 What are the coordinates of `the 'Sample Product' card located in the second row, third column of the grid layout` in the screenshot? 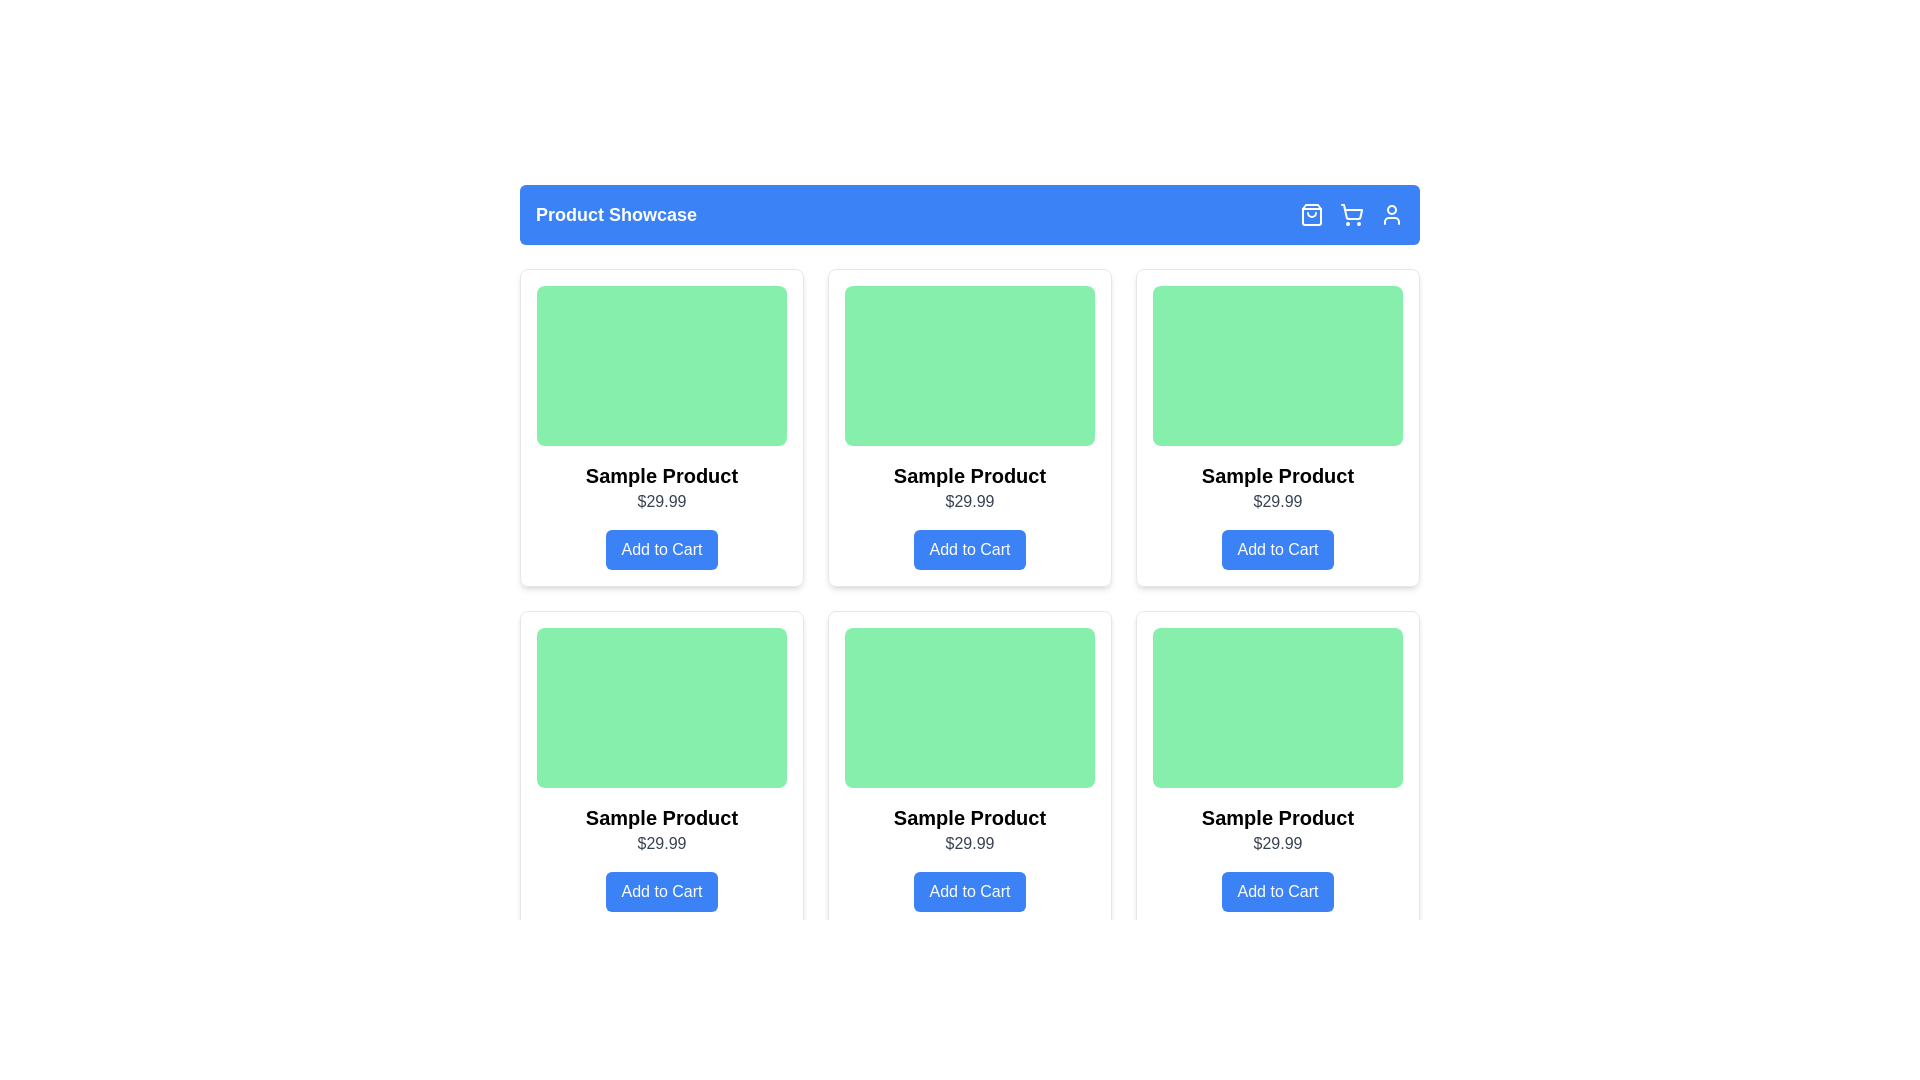 It's located at (969, 769).